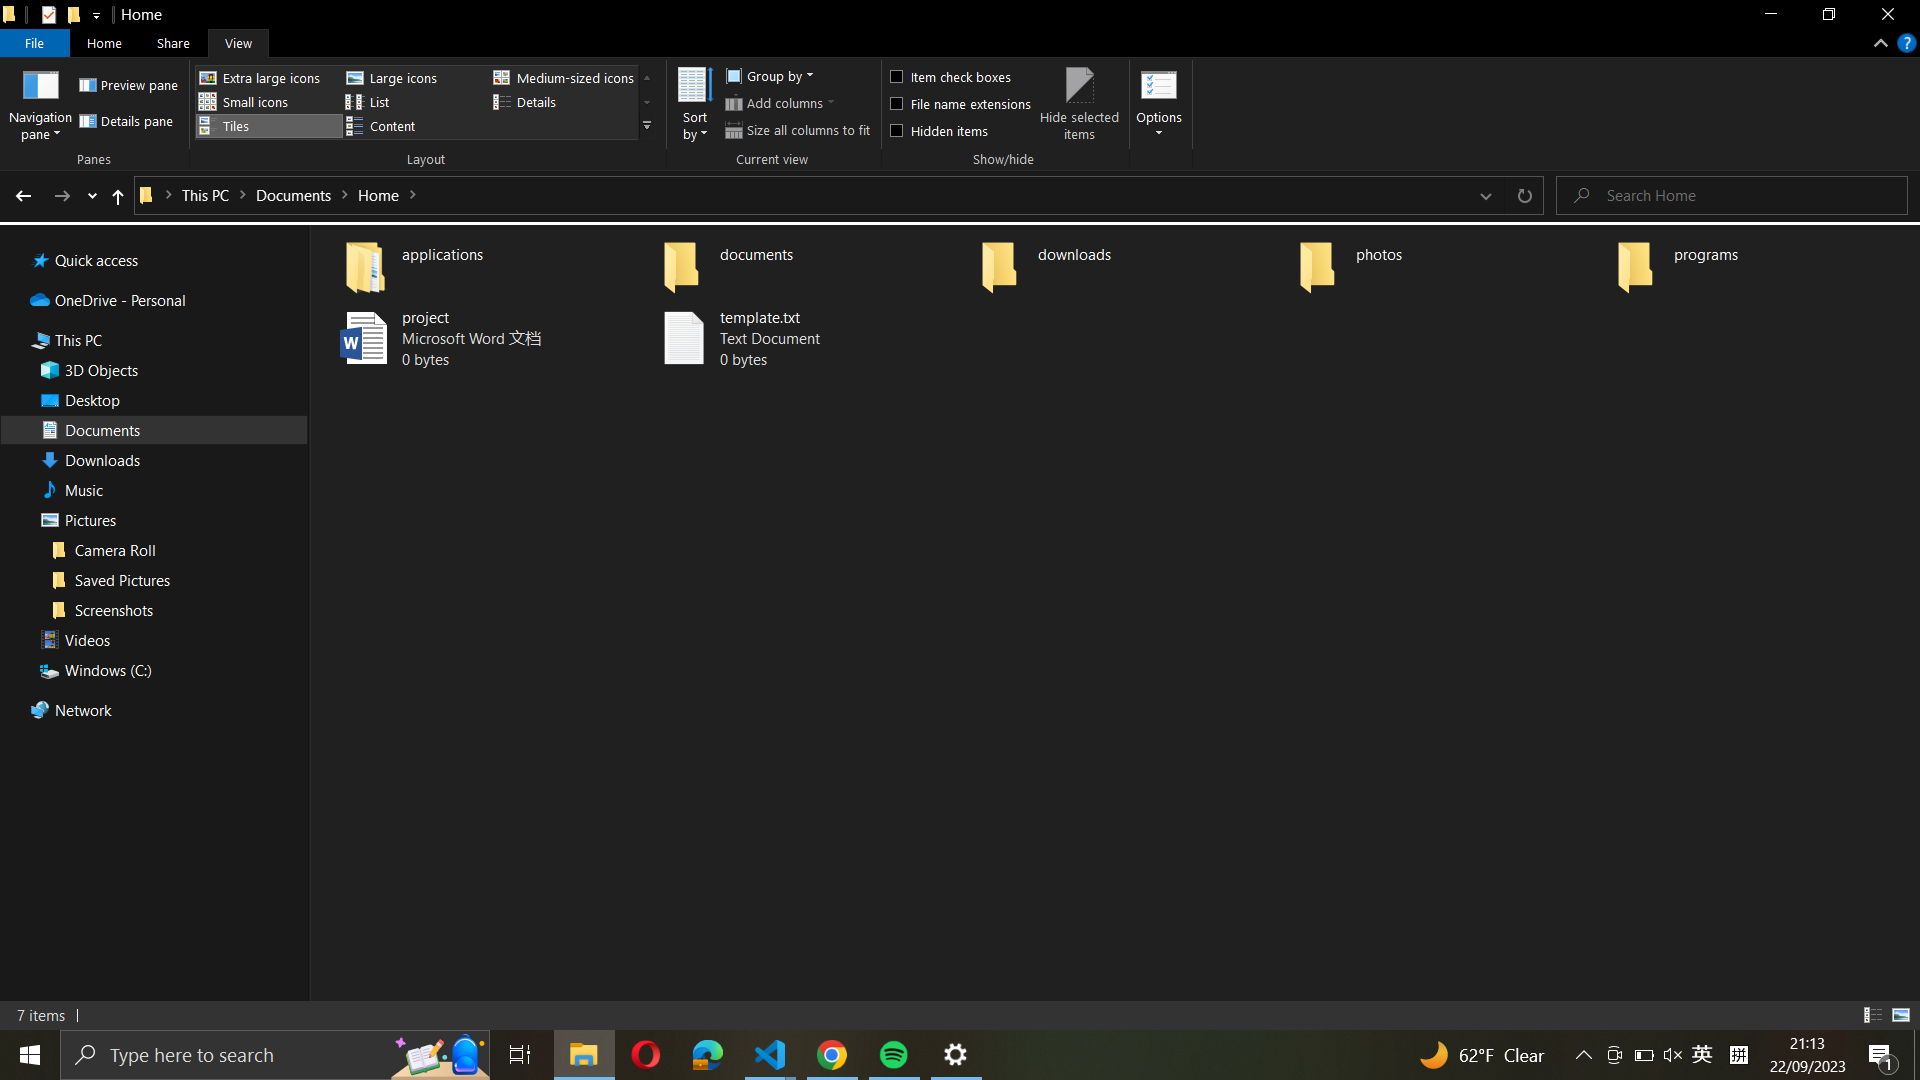 This screenshot has width=1920, height=1080. I want to click on Show all the updates from the notification center, so click(1882, 1054).